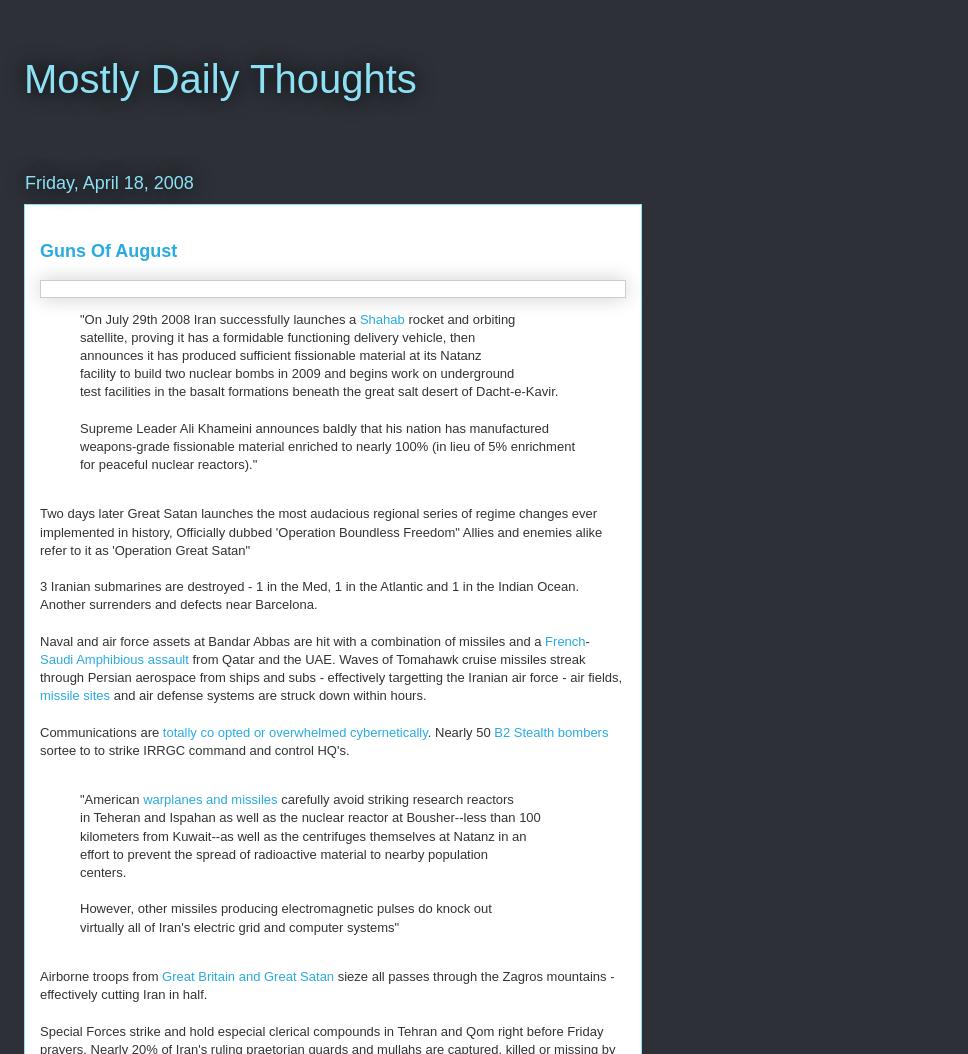  Describe the element at coordinates (291, 640) in the screenshot. I see `'Naval and air force assets at Bandar Abbas are hit with a combination of missiles and a'` at that location.